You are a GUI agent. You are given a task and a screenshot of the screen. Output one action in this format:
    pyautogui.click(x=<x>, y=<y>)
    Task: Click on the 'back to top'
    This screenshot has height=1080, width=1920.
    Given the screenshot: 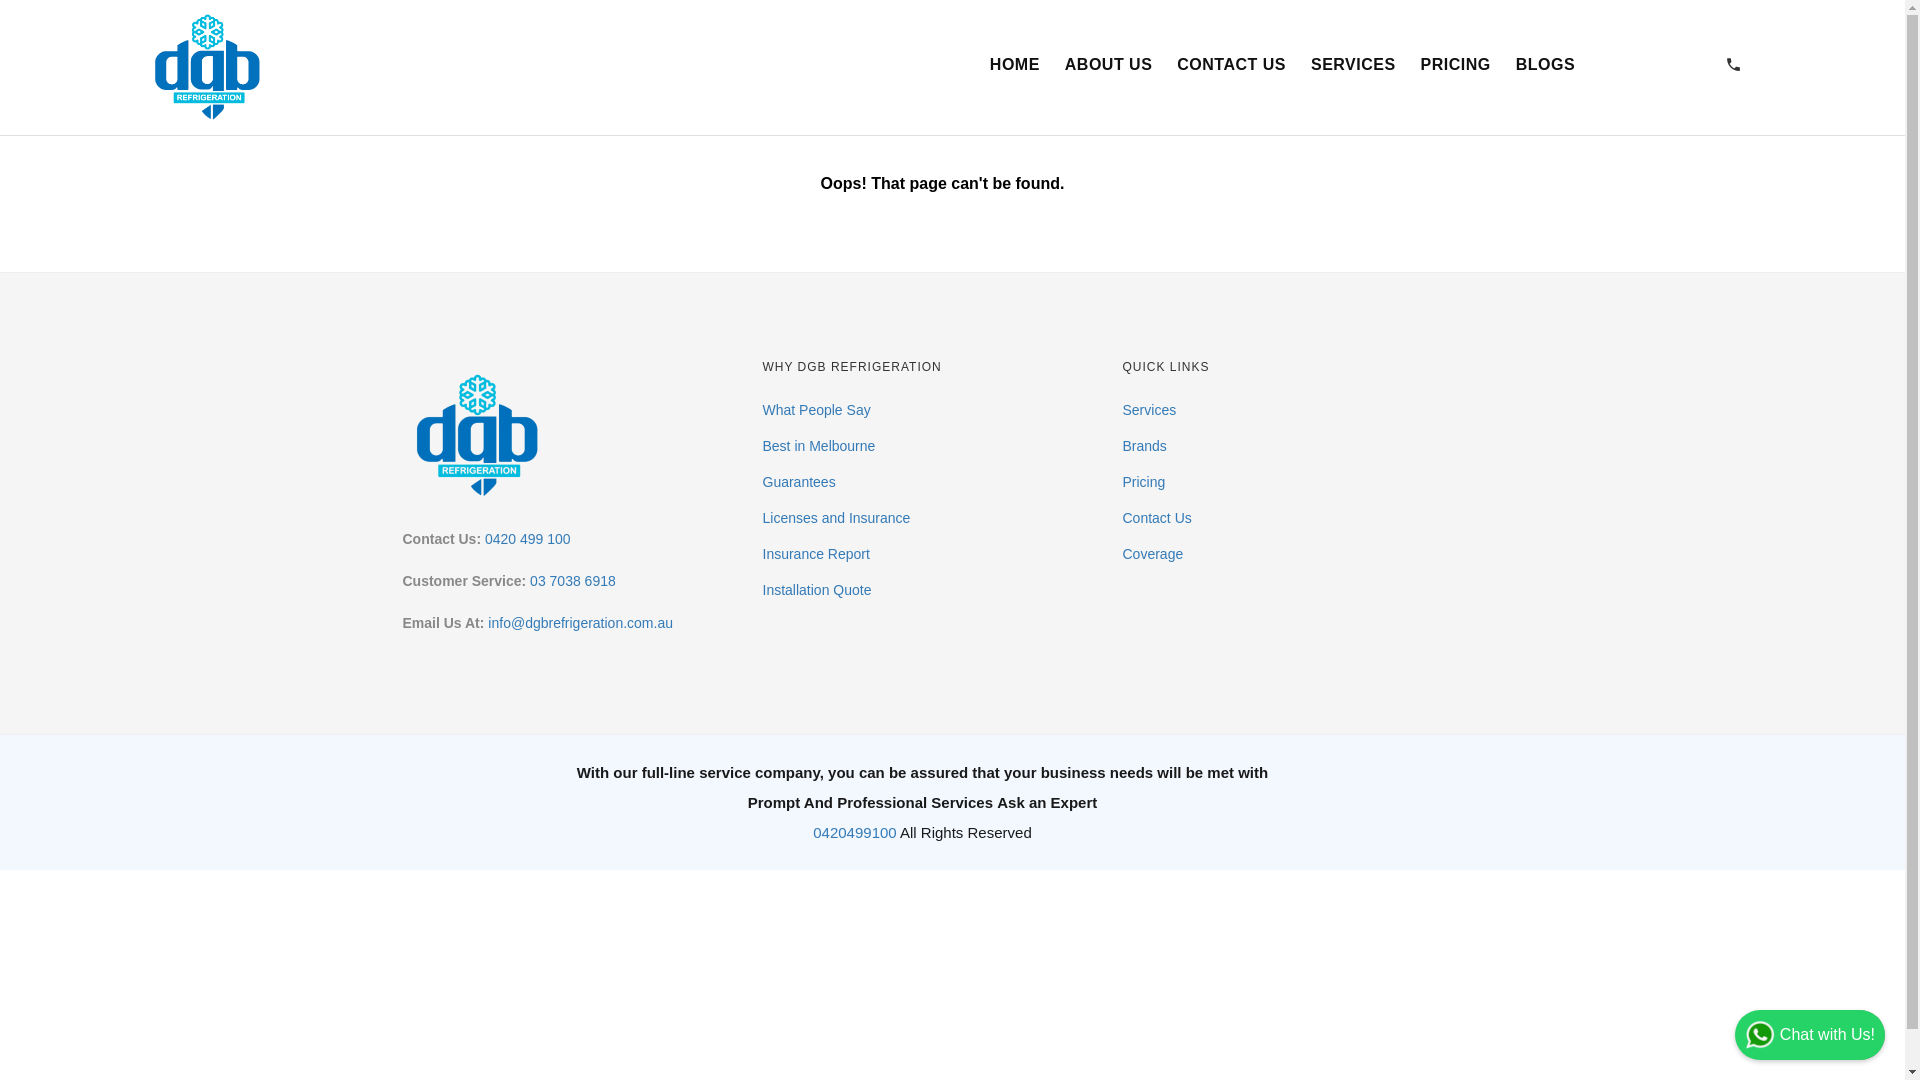 What is the action you would take?
    pyautogui.click(x=1859, y=1034)
    